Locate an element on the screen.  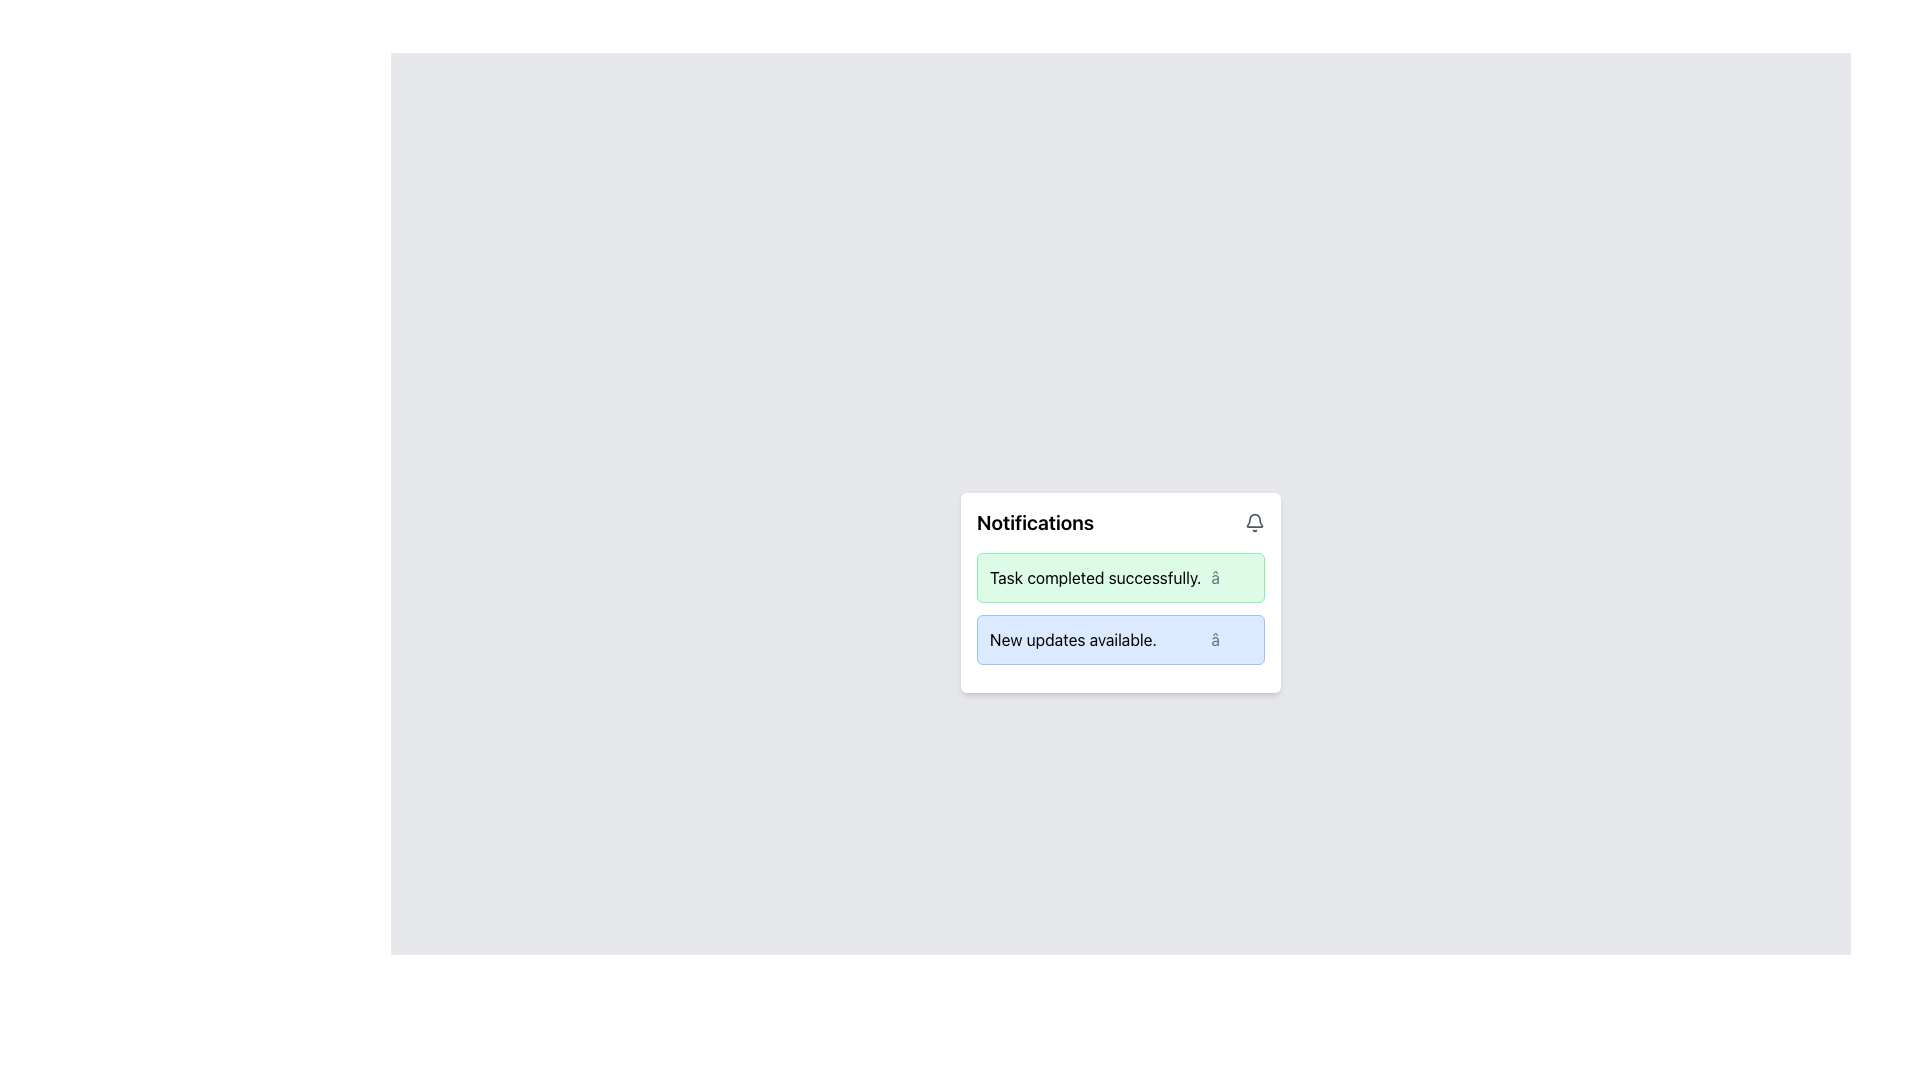
the notification with the text 'New updates available.' which has a dismiss icon to its right is located at coordinates (1121, 640).